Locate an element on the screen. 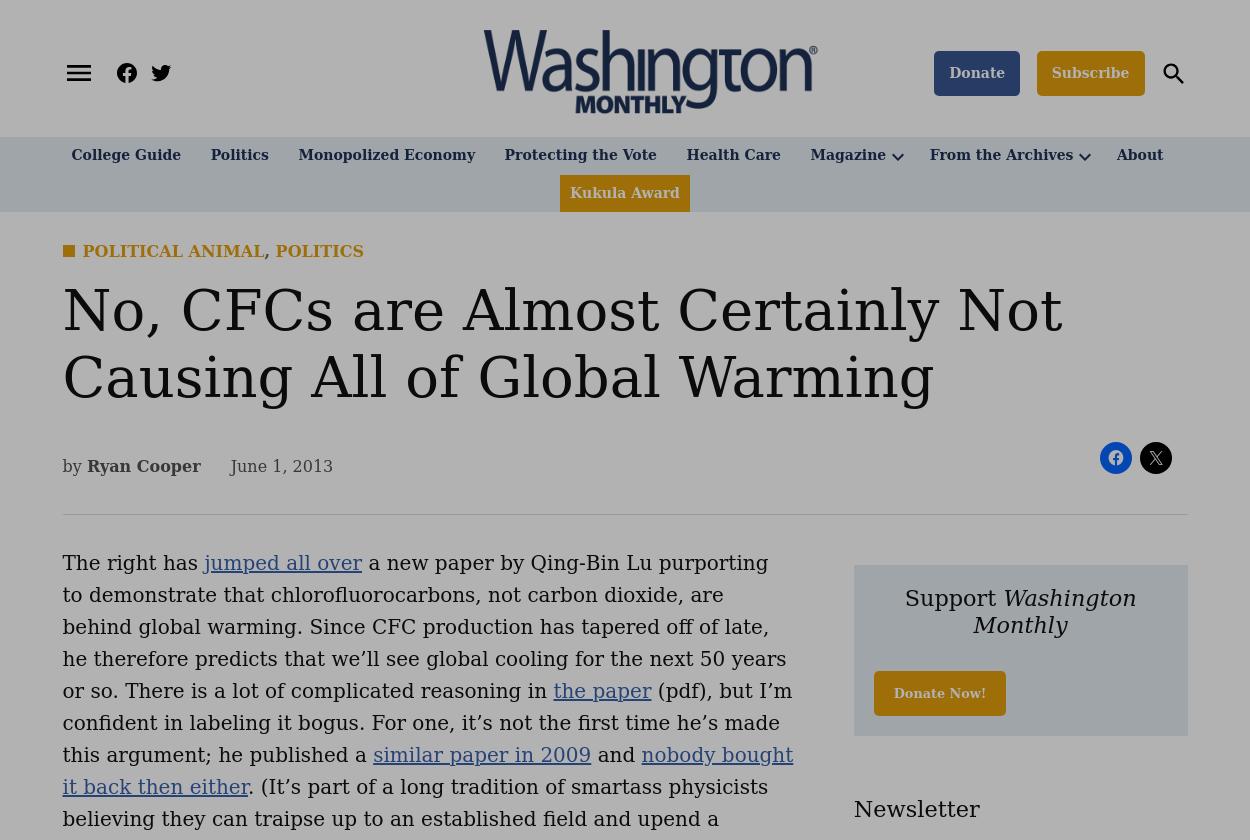 This screenshot has height=840, width=1250. 'Ryan Cooper' is located at coordinates (85, 465).